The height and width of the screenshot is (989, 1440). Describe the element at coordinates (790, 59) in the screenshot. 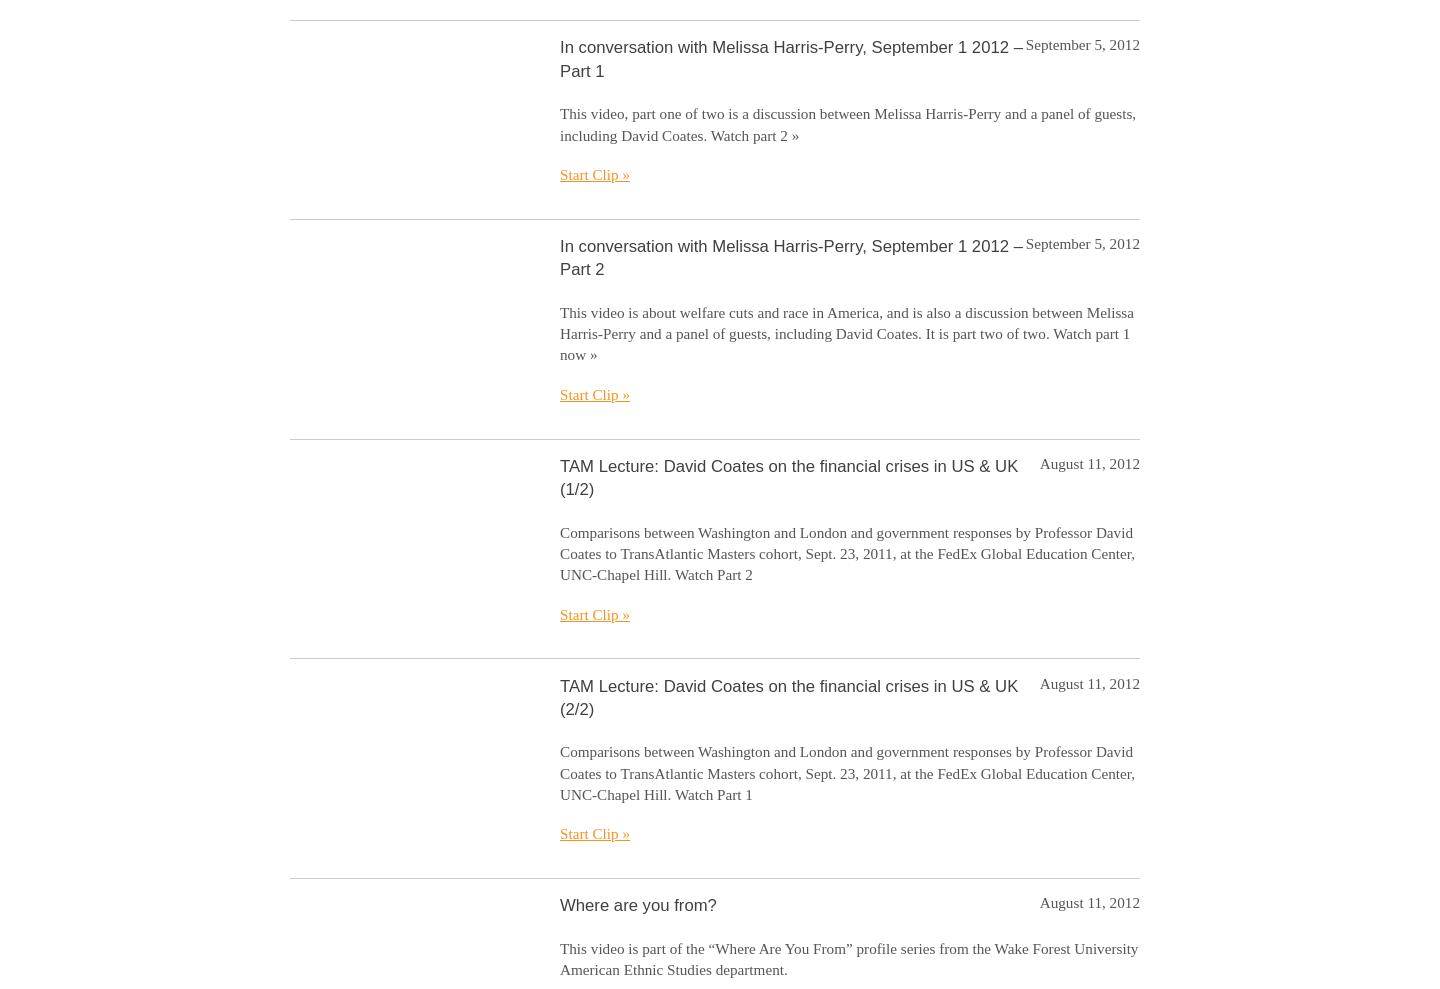

I see `'In conversation with Melissa Harris-Perry, September 1 2012 – Part 1'` at that location.